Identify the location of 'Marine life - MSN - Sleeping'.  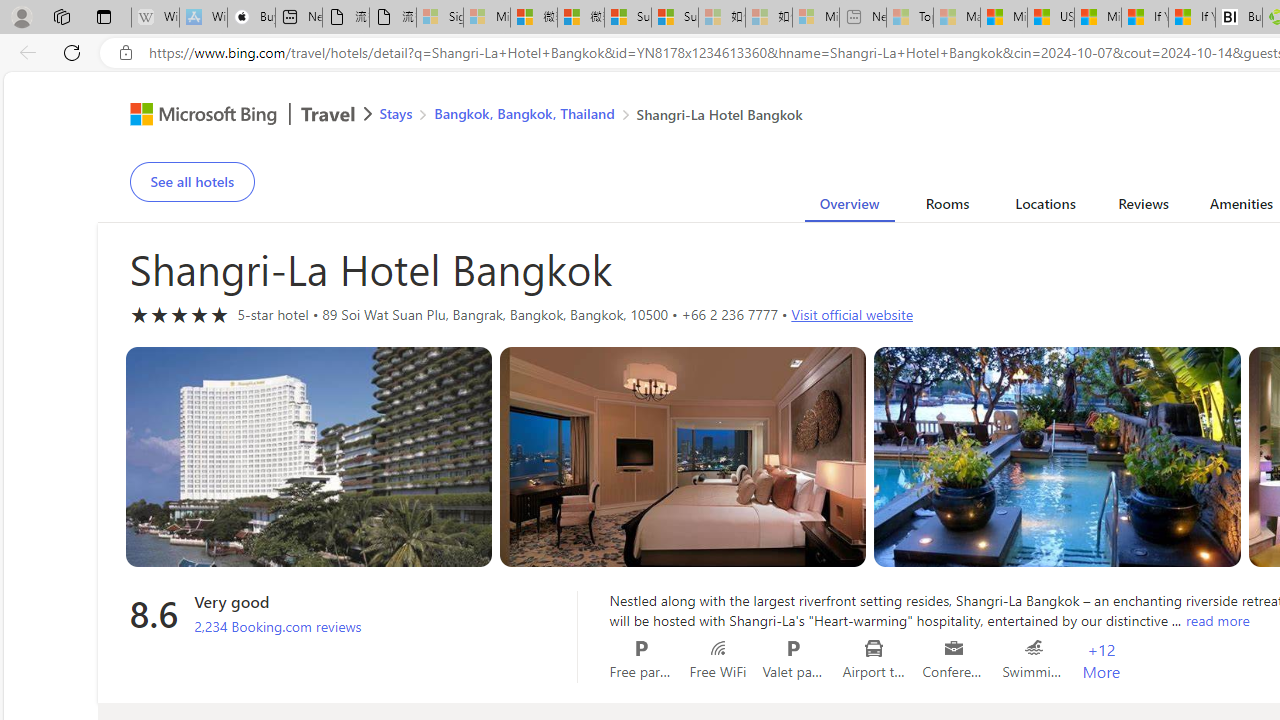
(956, 17).